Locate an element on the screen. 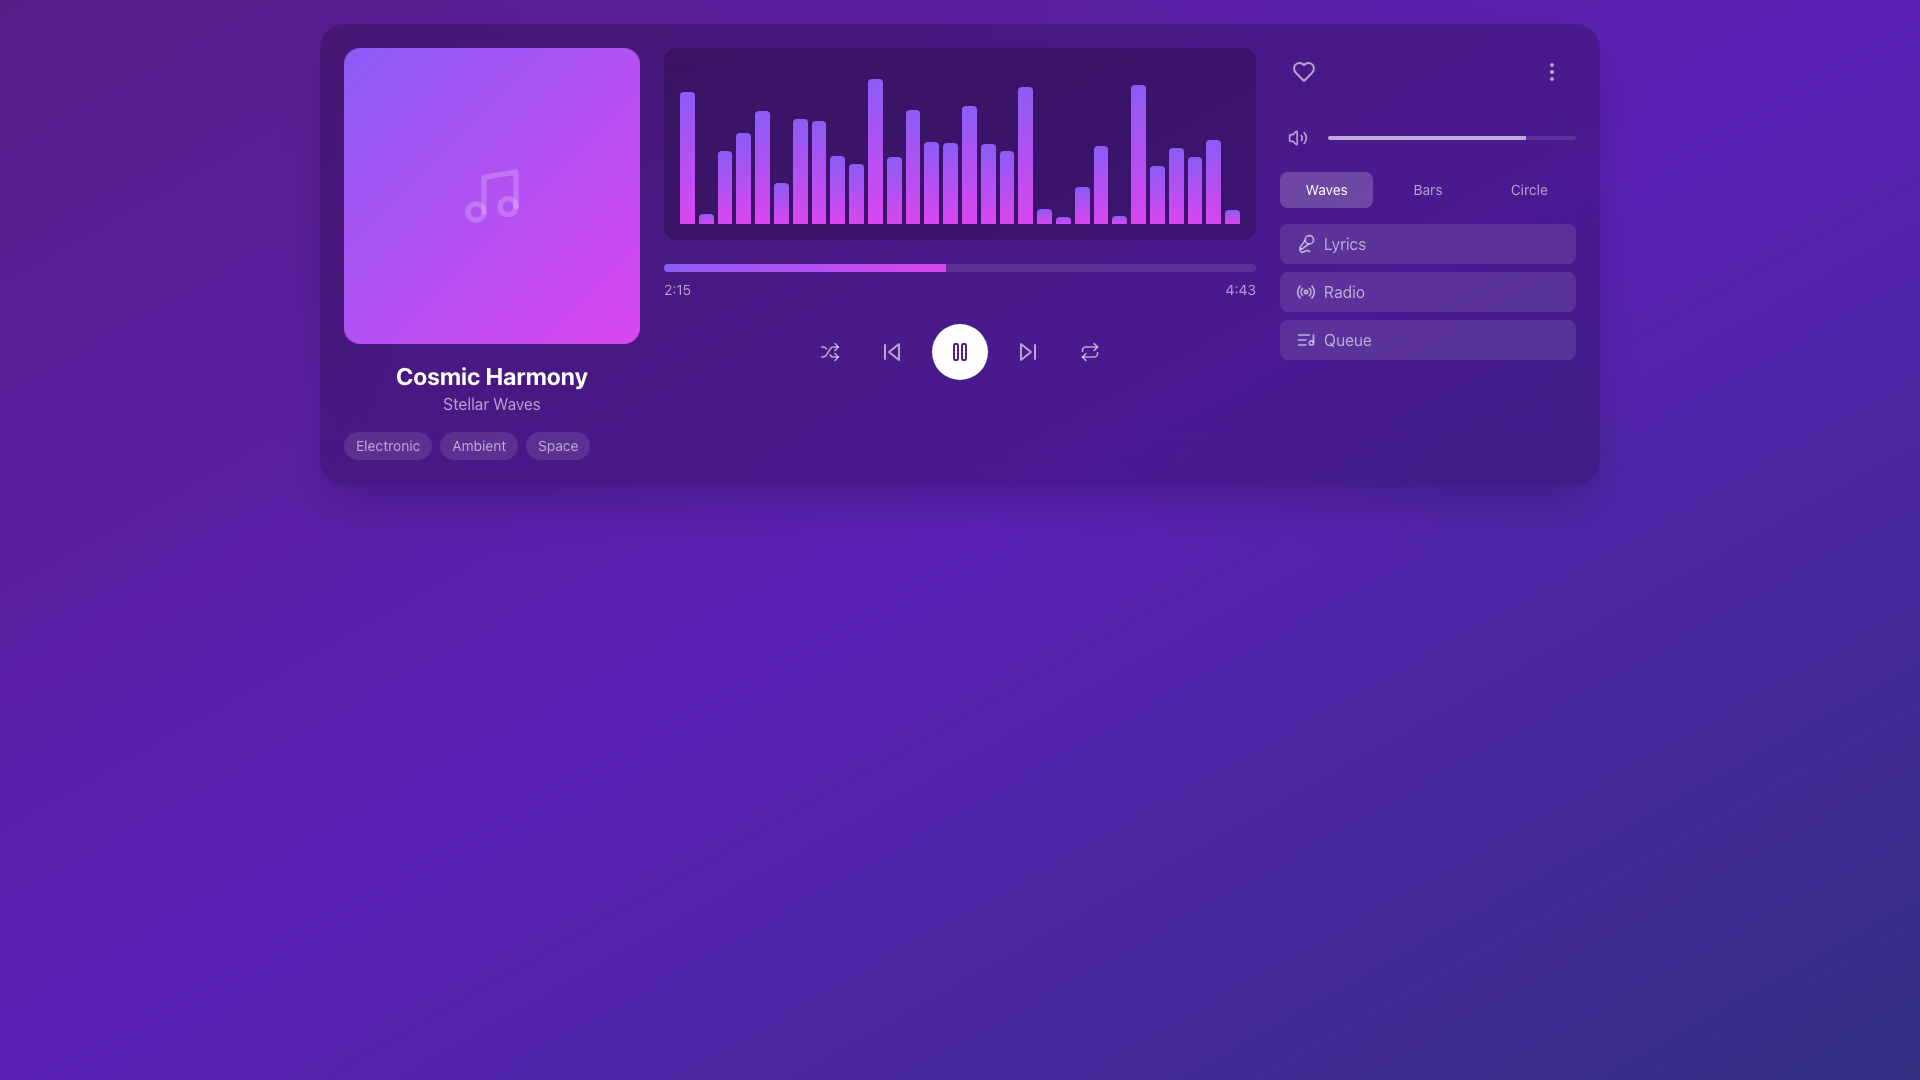 The image size is (1920, 1080). the horizontal progress bar located in the top-right section of the interface, which features a light colored background and a darker foreground indicating completion is located at coordinates (1451, 137).